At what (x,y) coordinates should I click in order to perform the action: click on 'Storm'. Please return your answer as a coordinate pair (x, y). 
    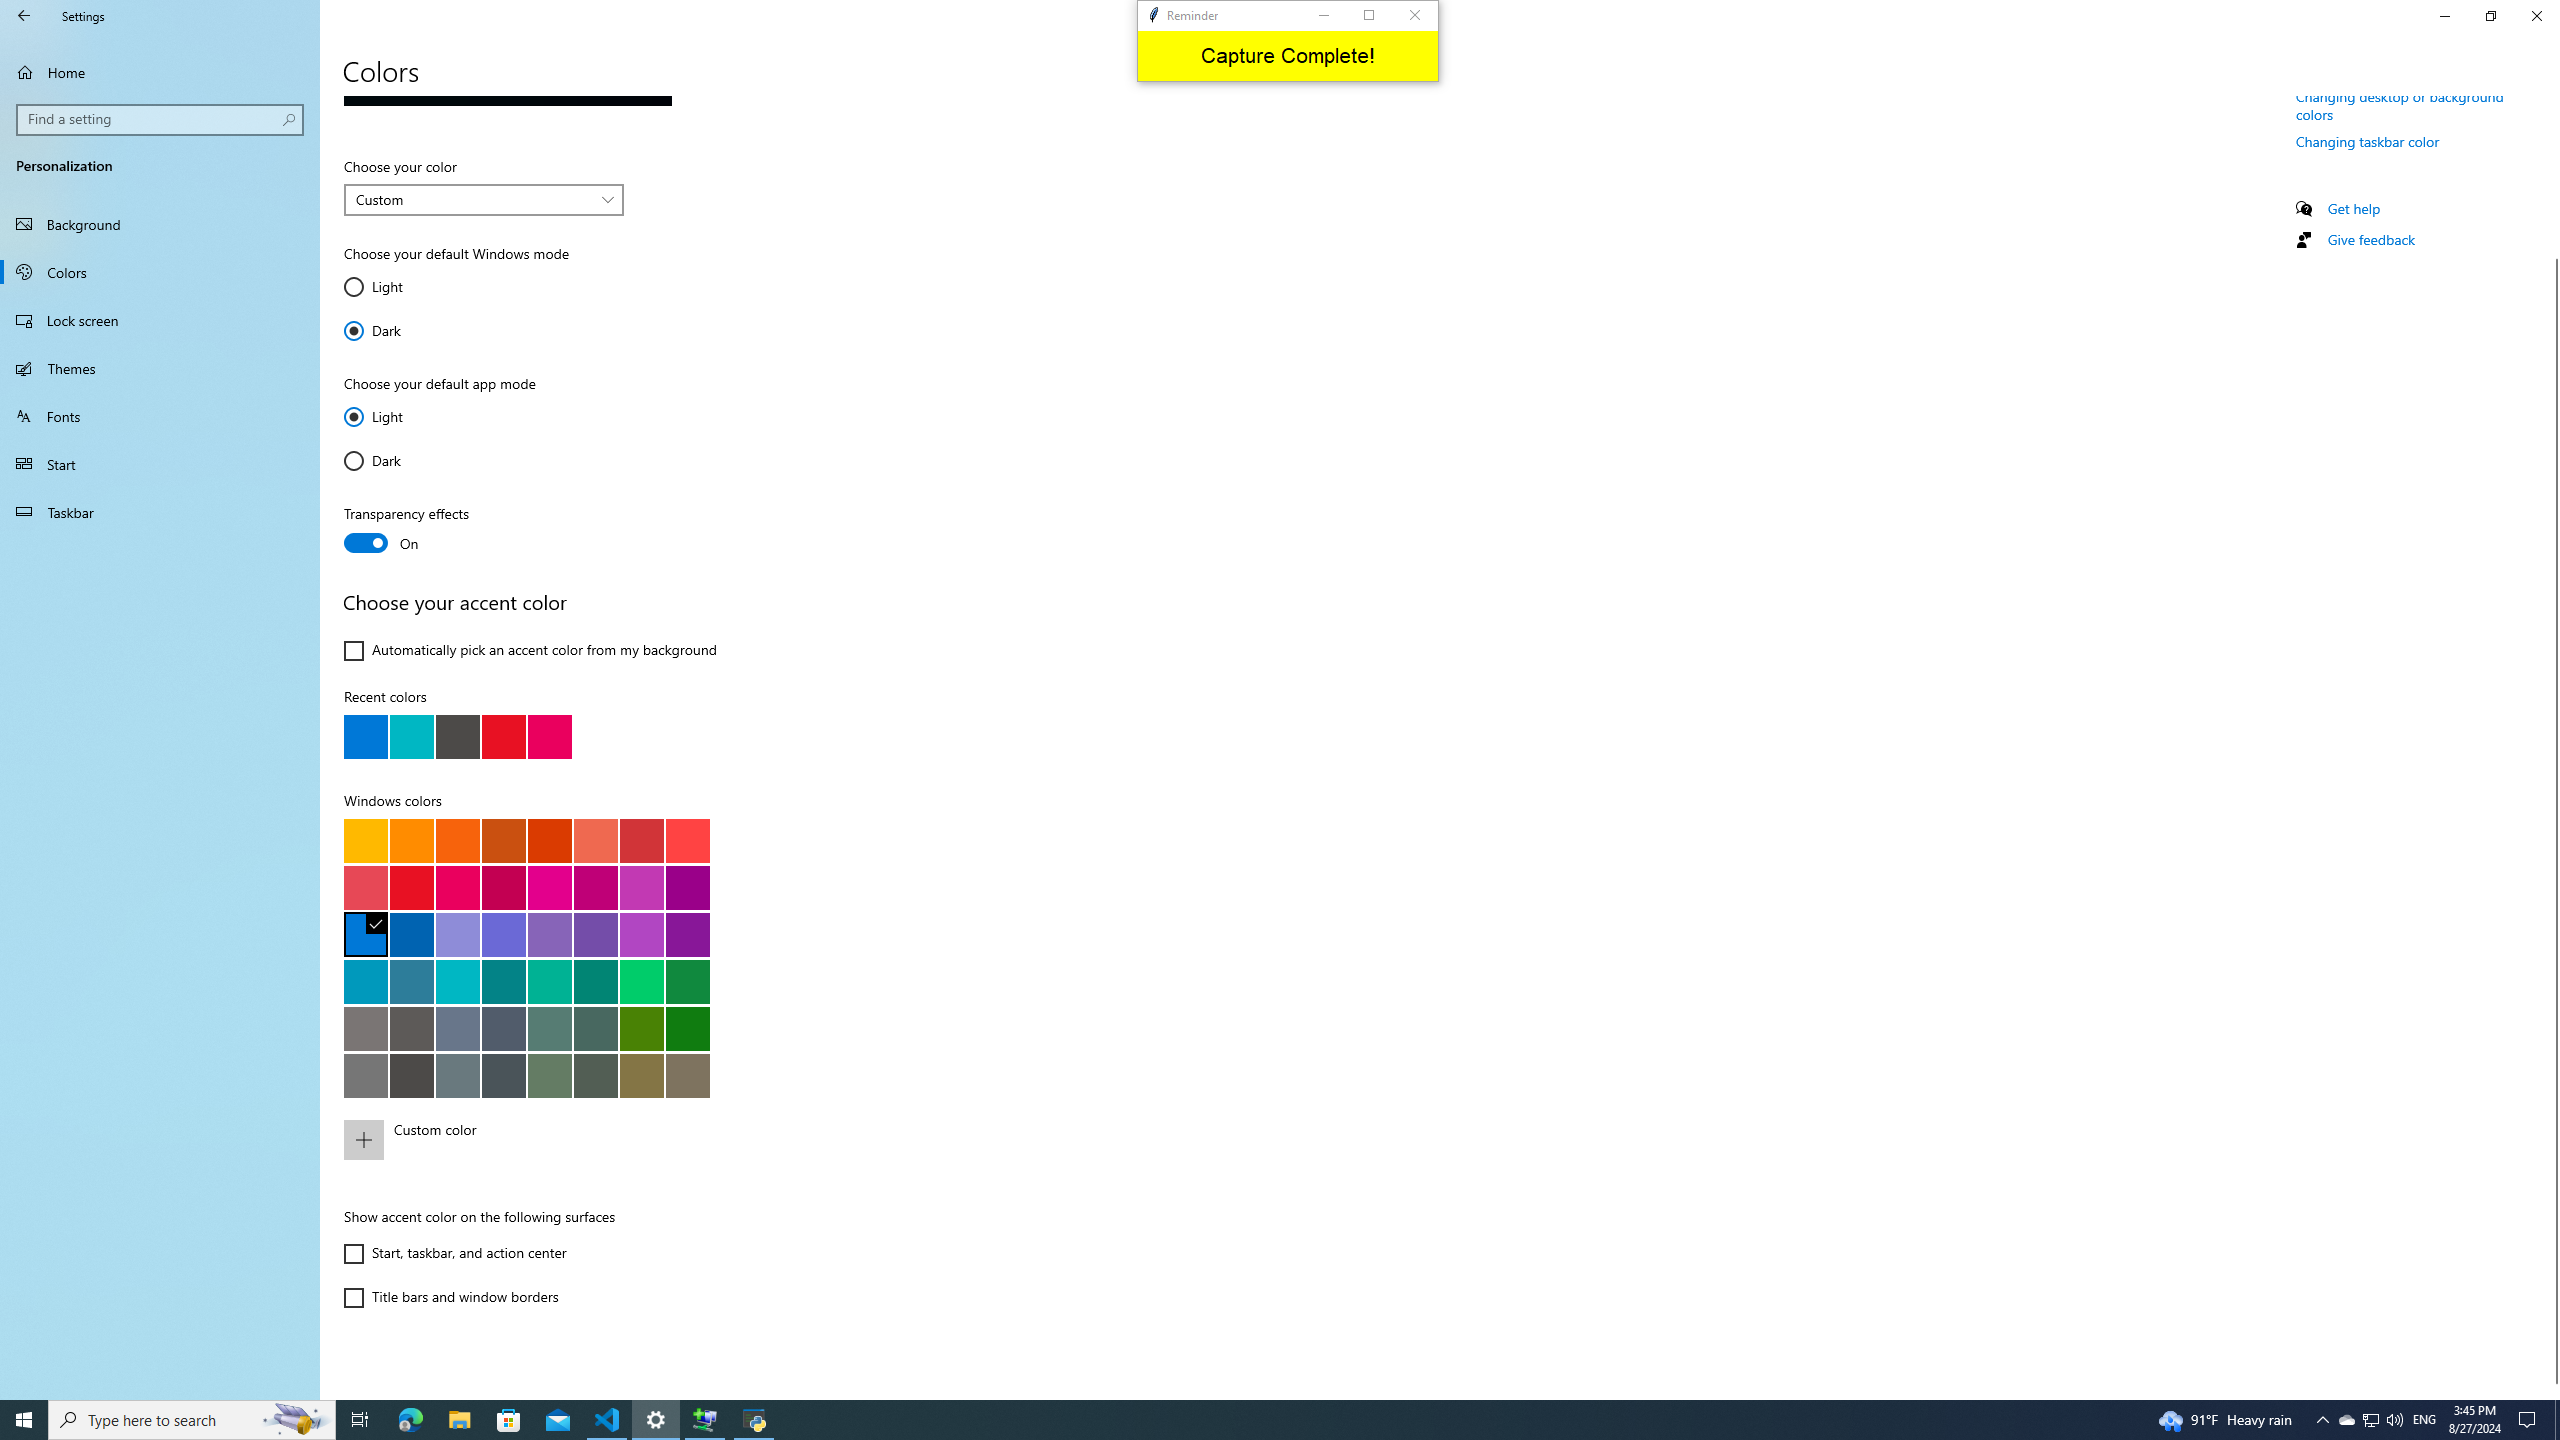
    Looking at the image, I should click on (411, 1073).